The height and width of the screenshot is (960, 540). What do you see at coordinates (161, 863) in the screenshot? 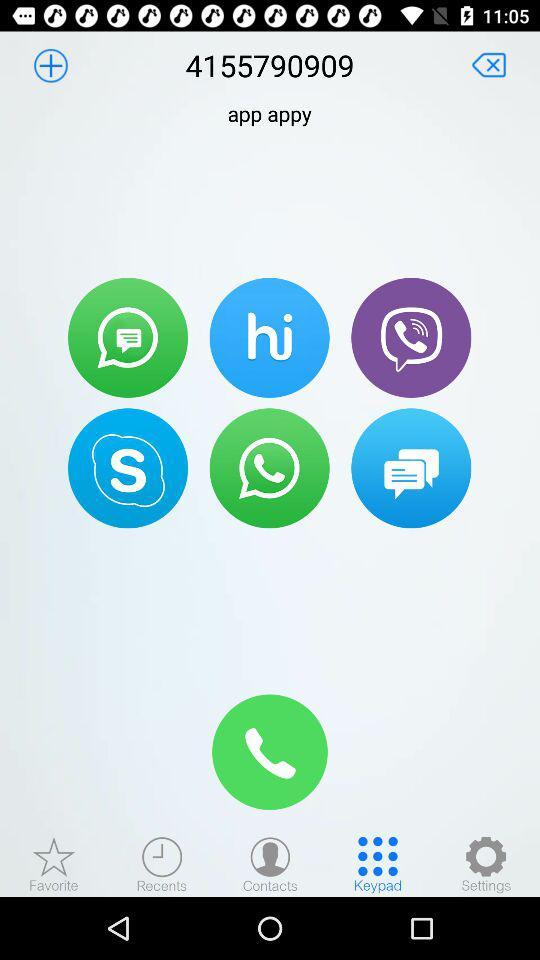
I see `the time icon` at bounding box center [161, 863].